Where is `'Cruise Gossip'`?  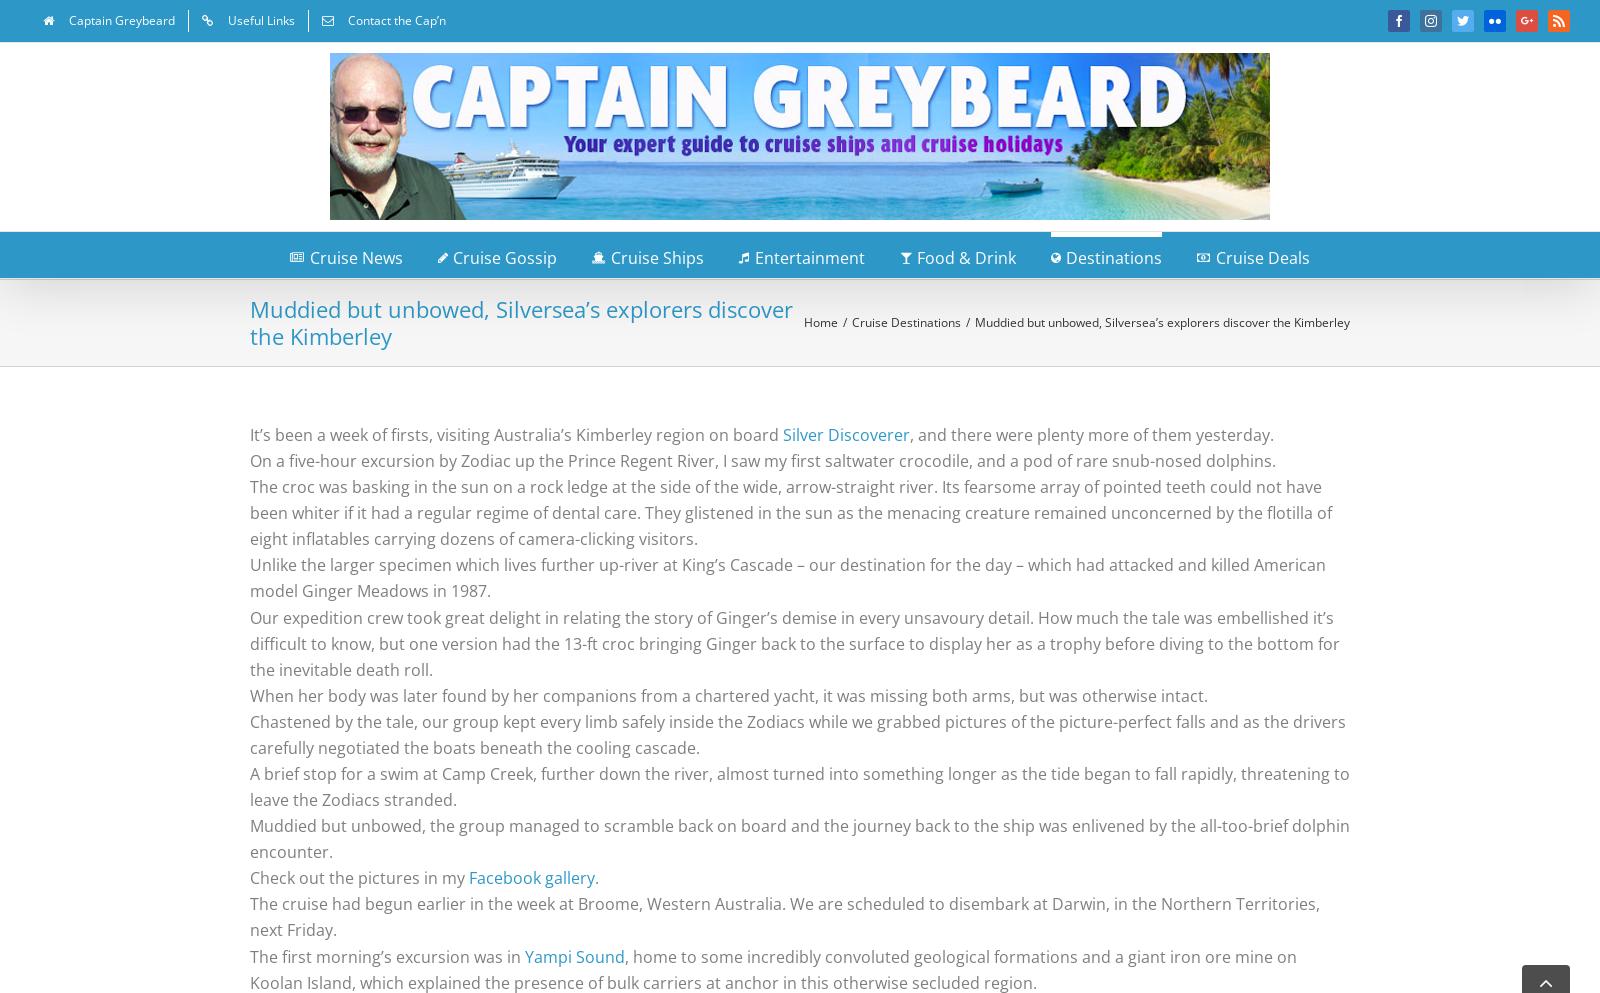
'Cruise Gossip' is located at coordinates (503, 255).